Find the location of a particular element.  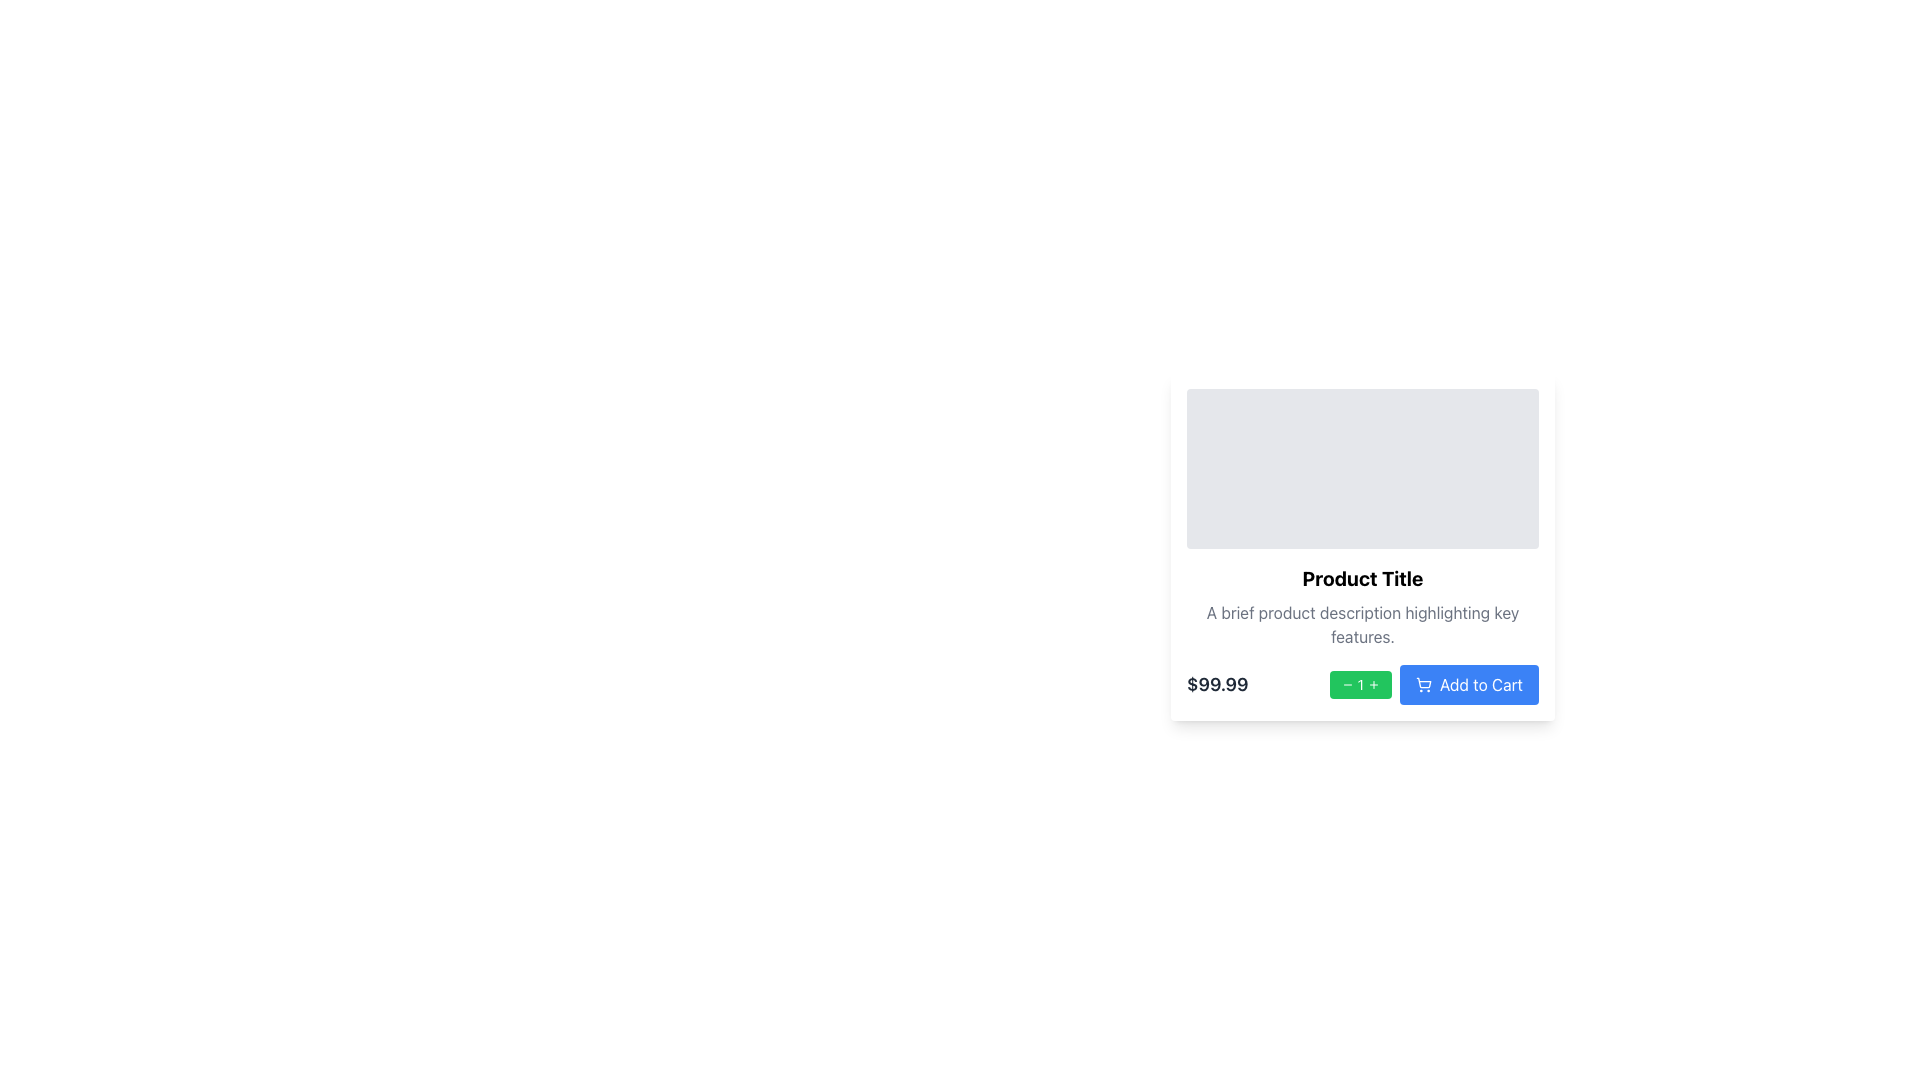

the blue 'Add to Cart' button with white text is located at coordinates (1481, 684).